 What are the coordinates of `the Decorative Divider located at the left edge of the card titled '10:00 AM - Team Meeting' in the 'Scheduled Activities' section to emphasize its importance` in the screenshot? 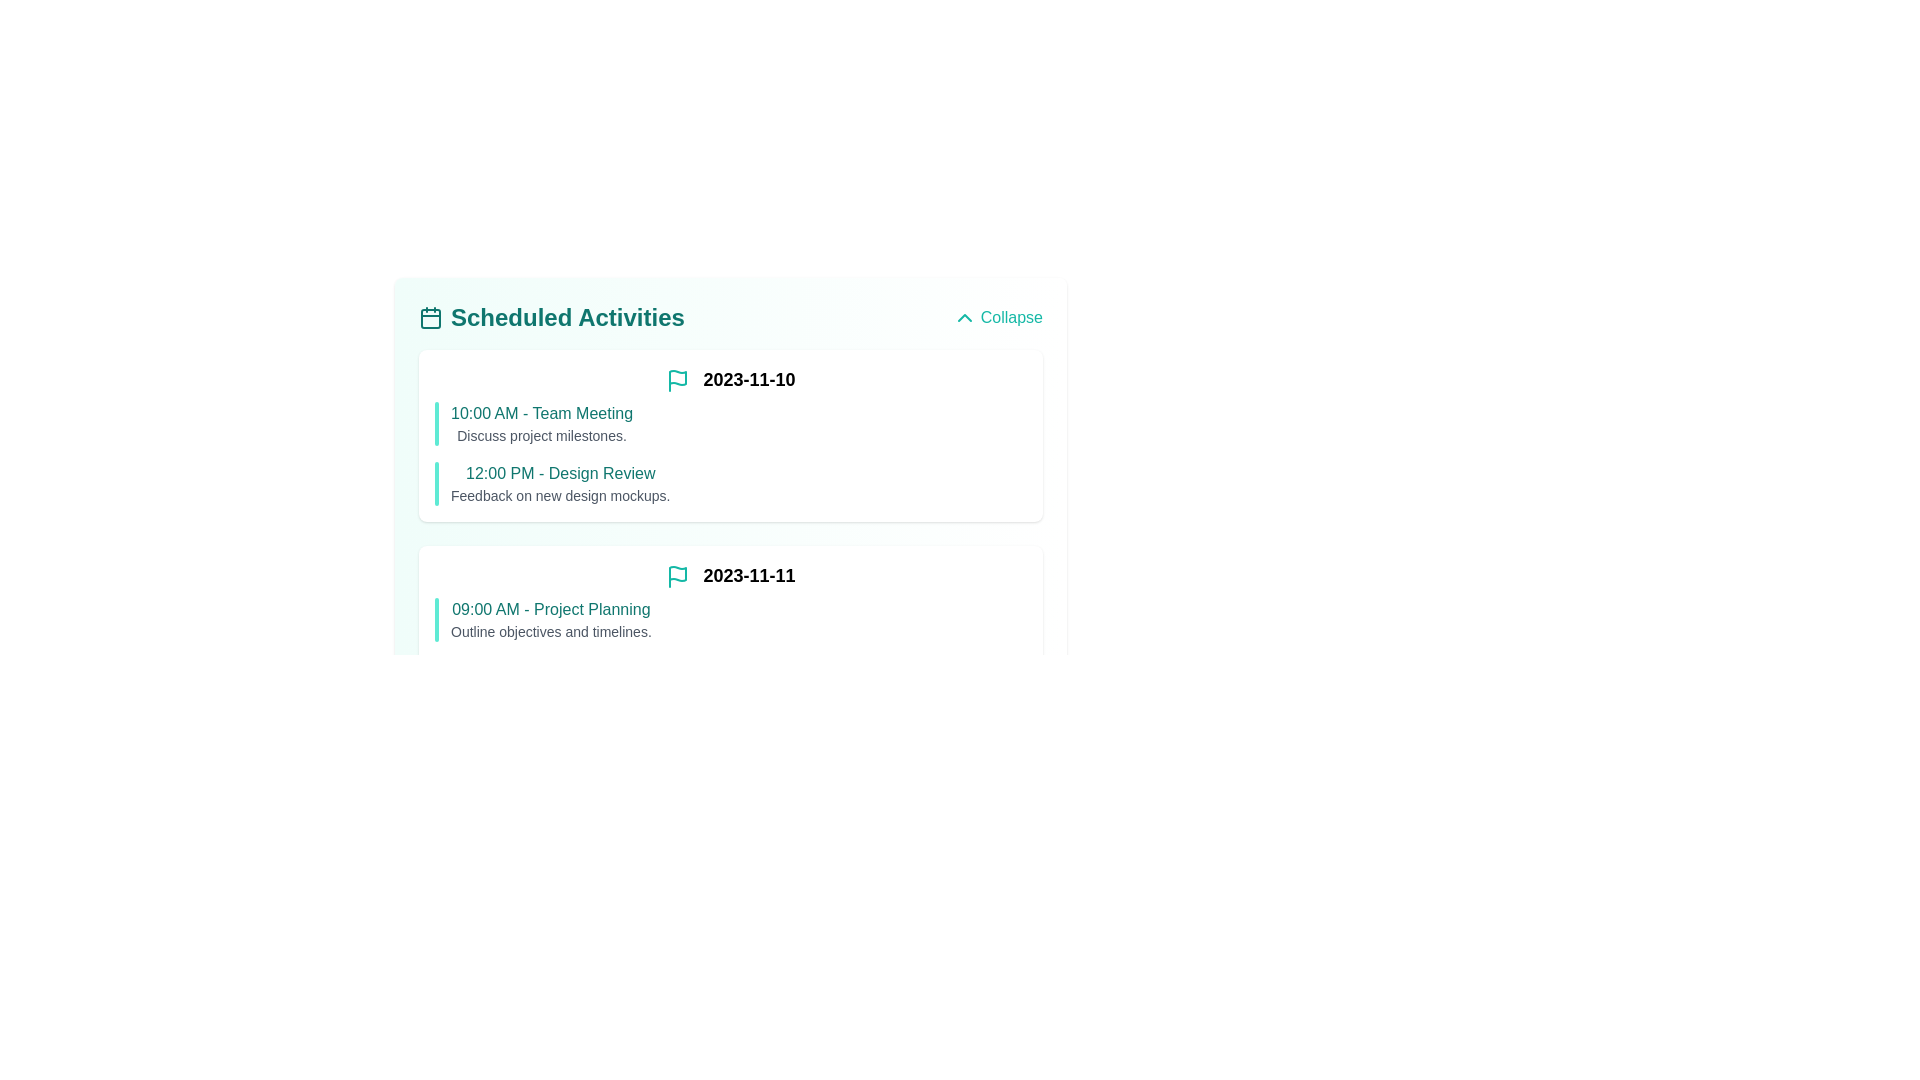 It's located at (435, 423).